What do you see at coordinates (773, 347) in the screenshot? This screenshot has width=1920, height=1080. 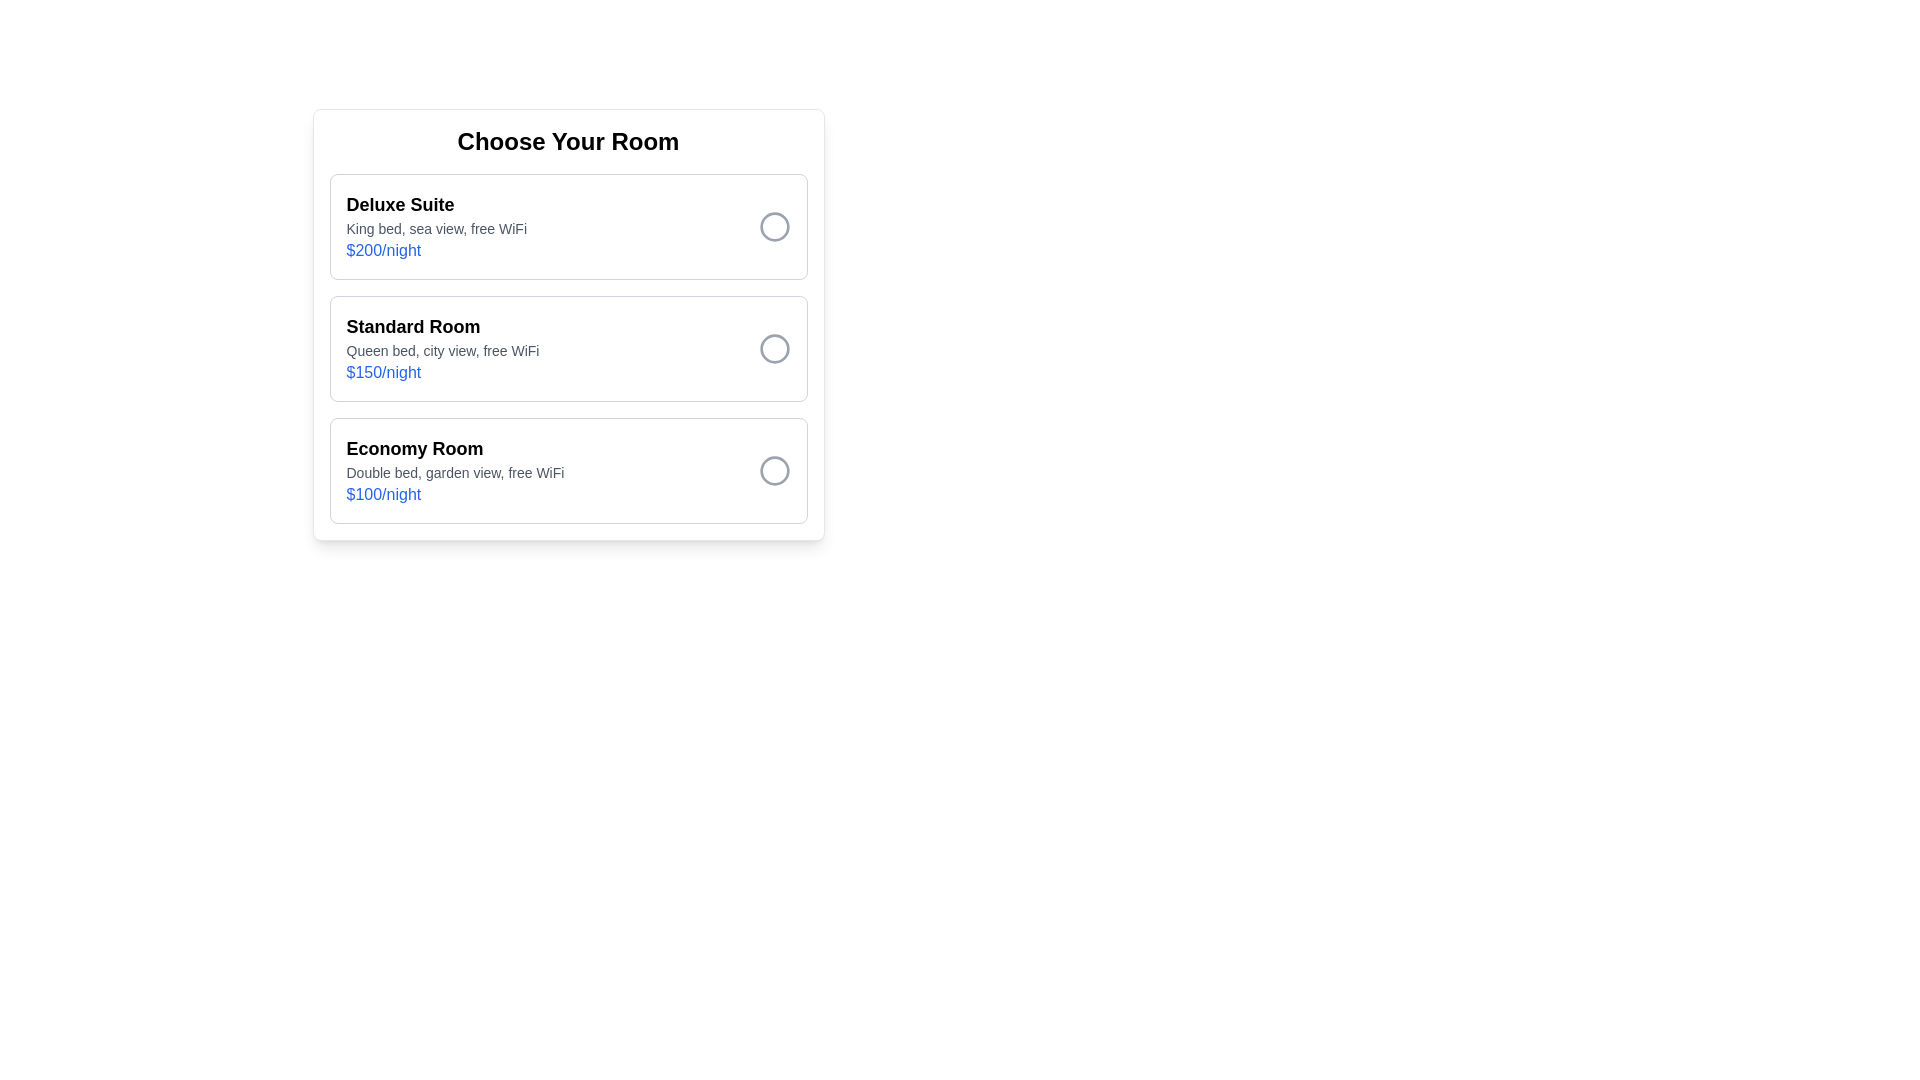 I see `the second radio button in the 'Standard Room' option to get more details about its state` at bounding box center [773, 347].